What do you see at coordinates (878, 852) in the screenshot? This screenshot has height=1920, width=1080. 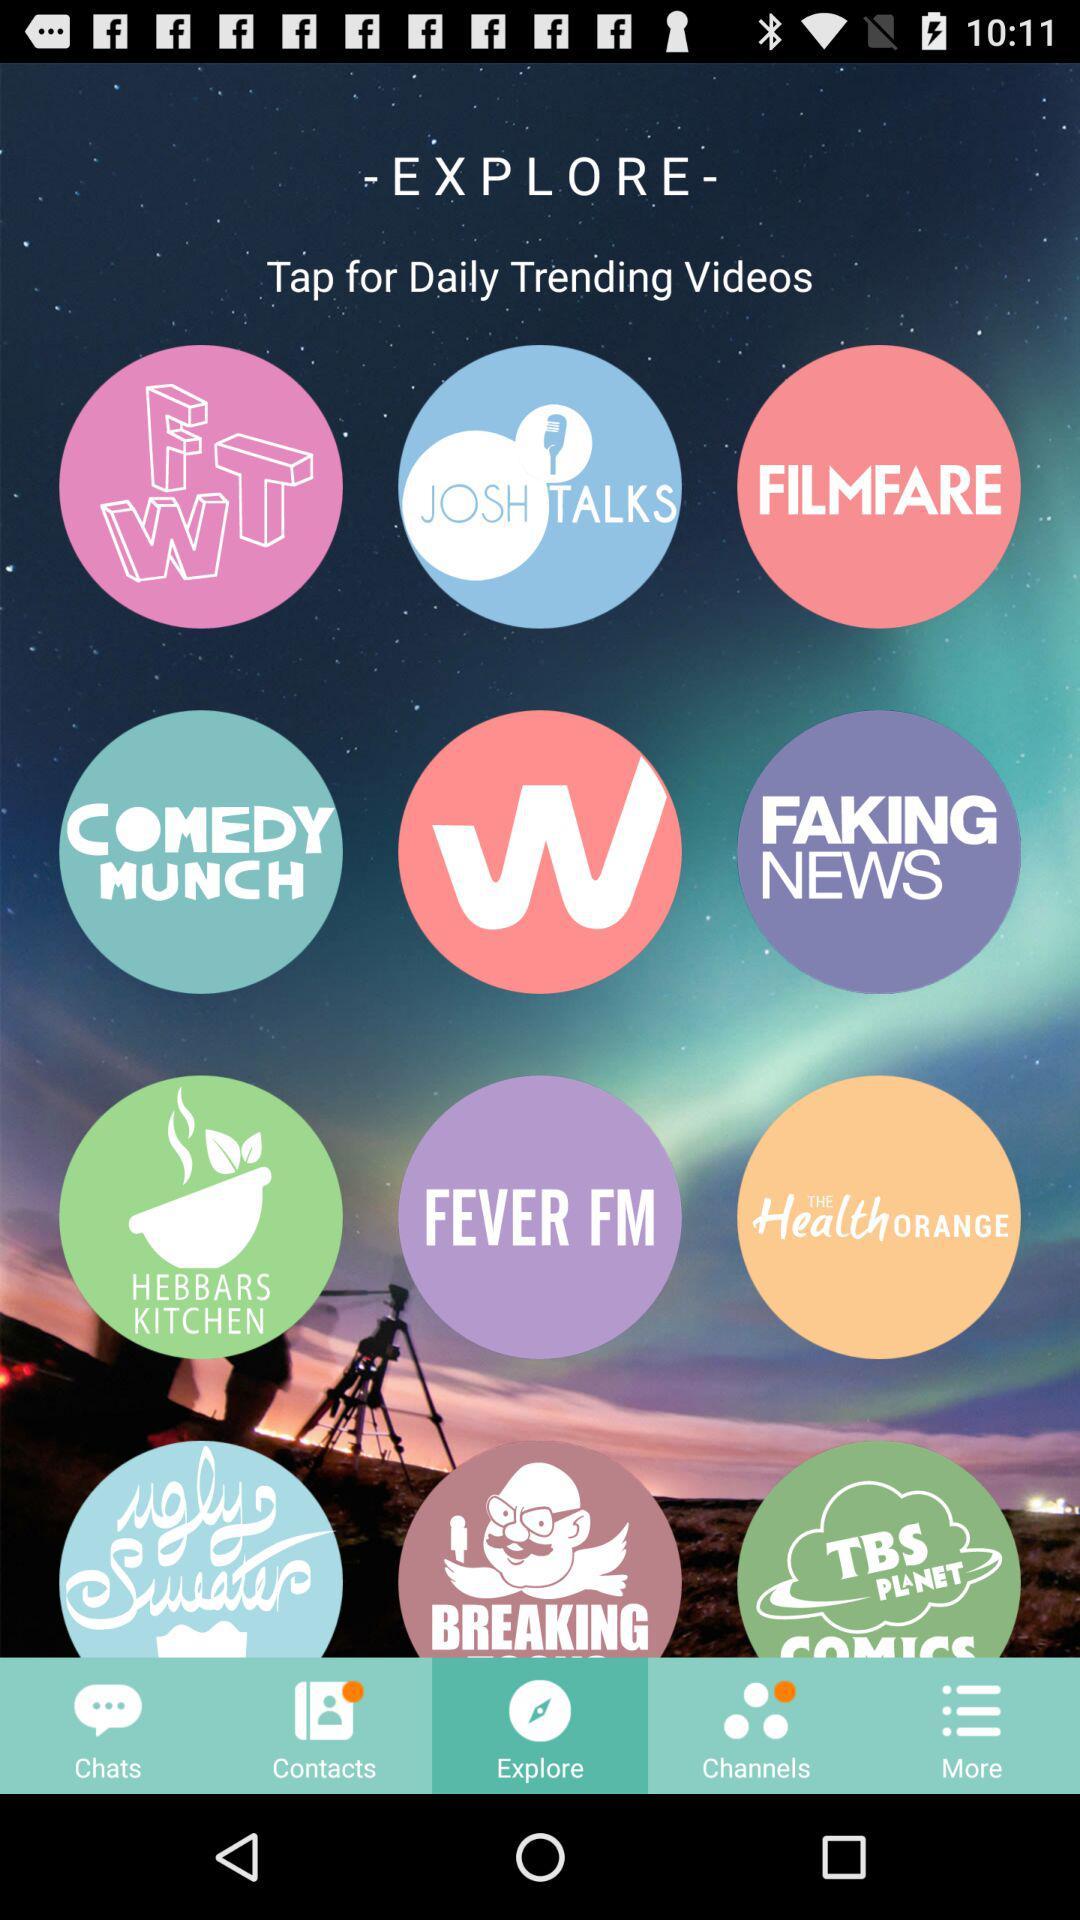 I see `the button having a text faking news` at bounding box center [878, 852].